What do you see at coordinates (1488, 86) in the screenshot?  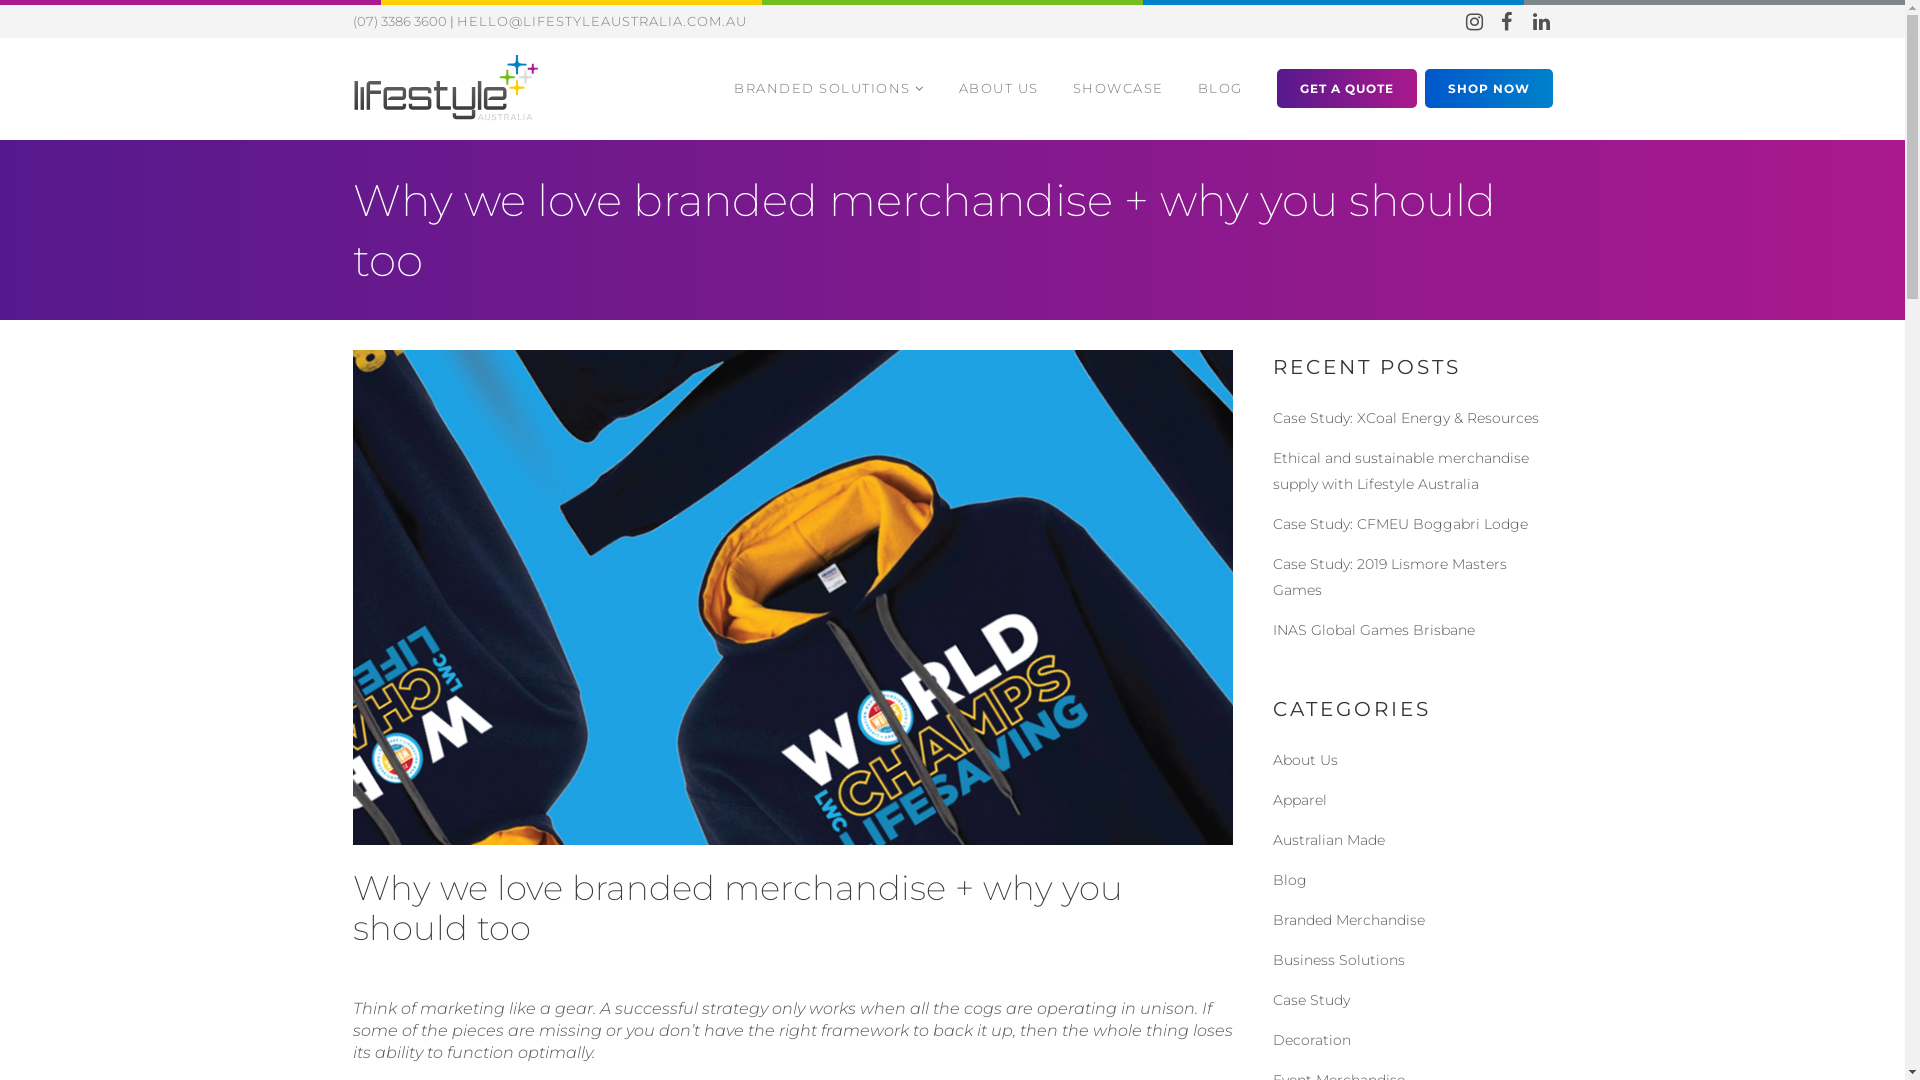 I see `'SHOP NOW'` at bounding box center [1488, 86].